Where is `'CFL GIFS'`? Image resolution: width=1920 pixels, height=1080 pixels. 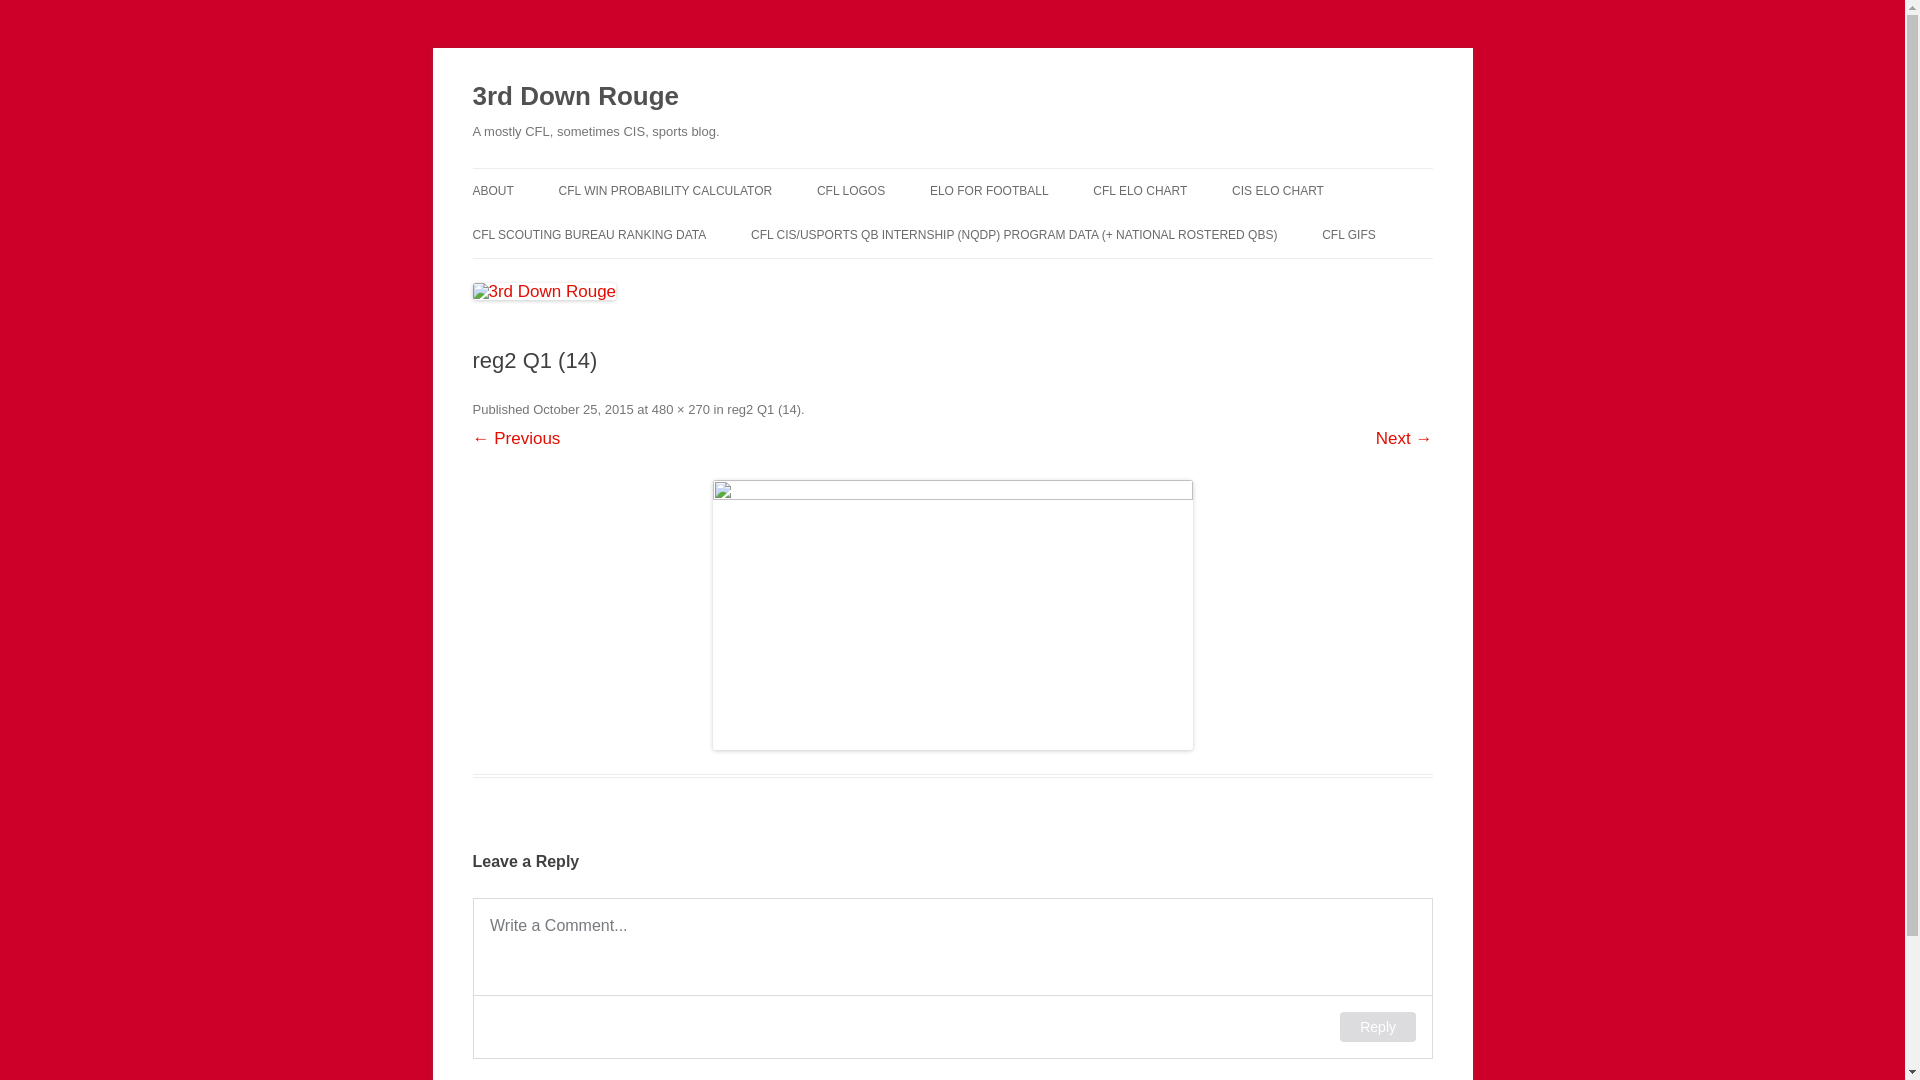
'CFL GIFS' is located at coordinates (1348, 234).